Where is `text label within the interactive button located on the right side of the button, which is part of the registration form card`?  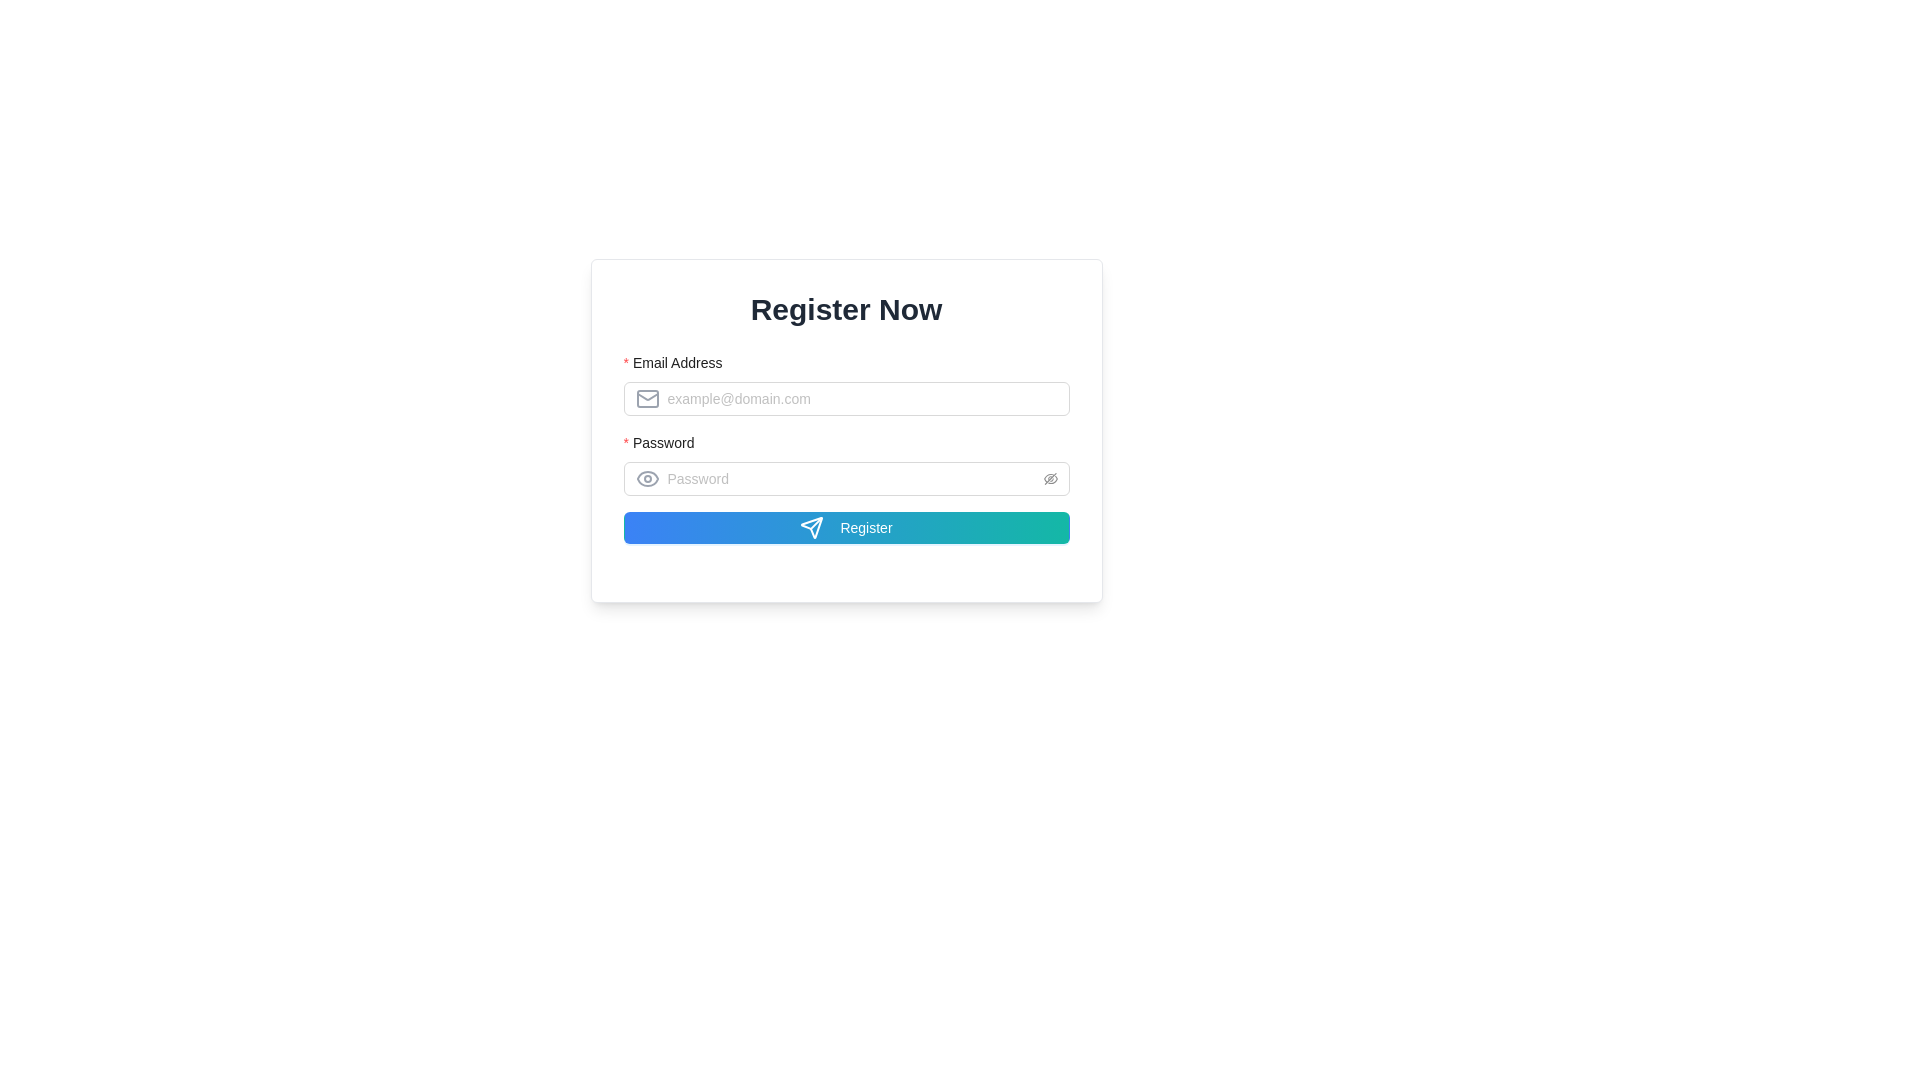
text label within the interactive button located on the right side of the button, which is part of the registration form card is located at coordinates (866, 527).